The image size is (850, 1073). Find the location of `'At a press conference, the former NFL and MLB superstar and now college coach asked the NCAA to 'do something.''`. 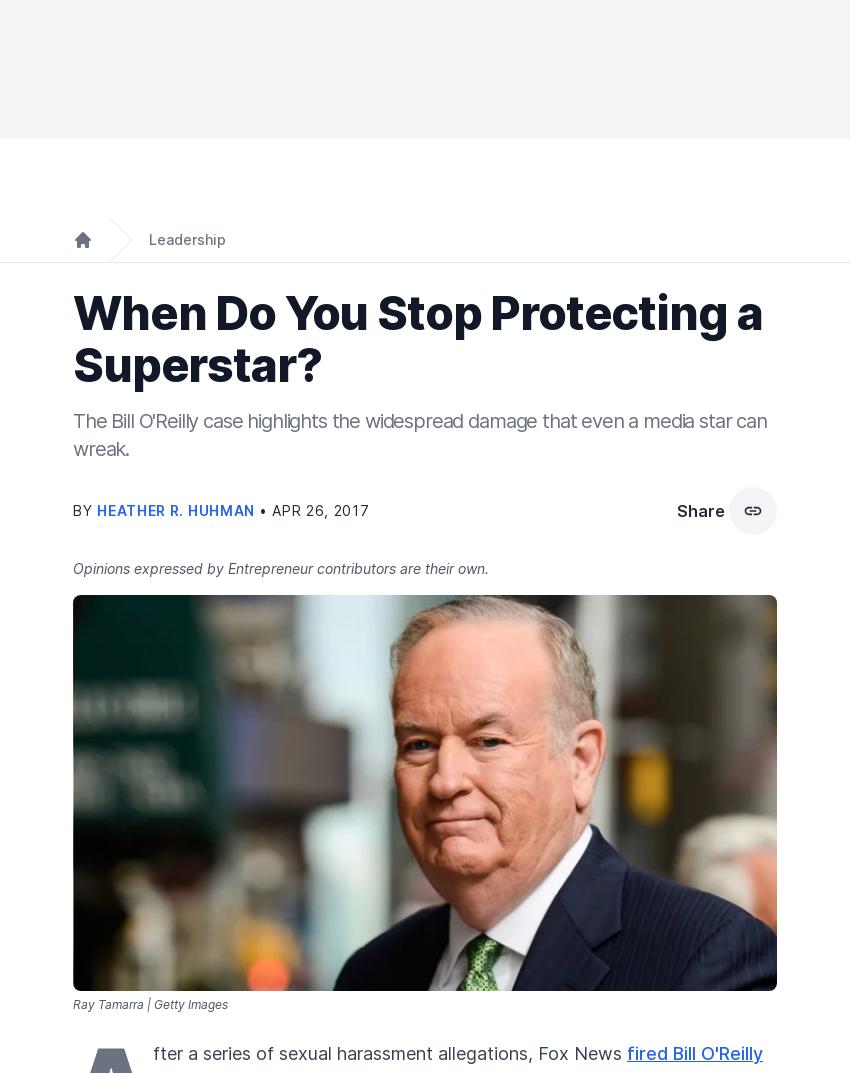

'At a press conference, the former NFL and MLB superstar and now college coach asked the NCAA to 'do something.'' is located at coordinates (73, 536).